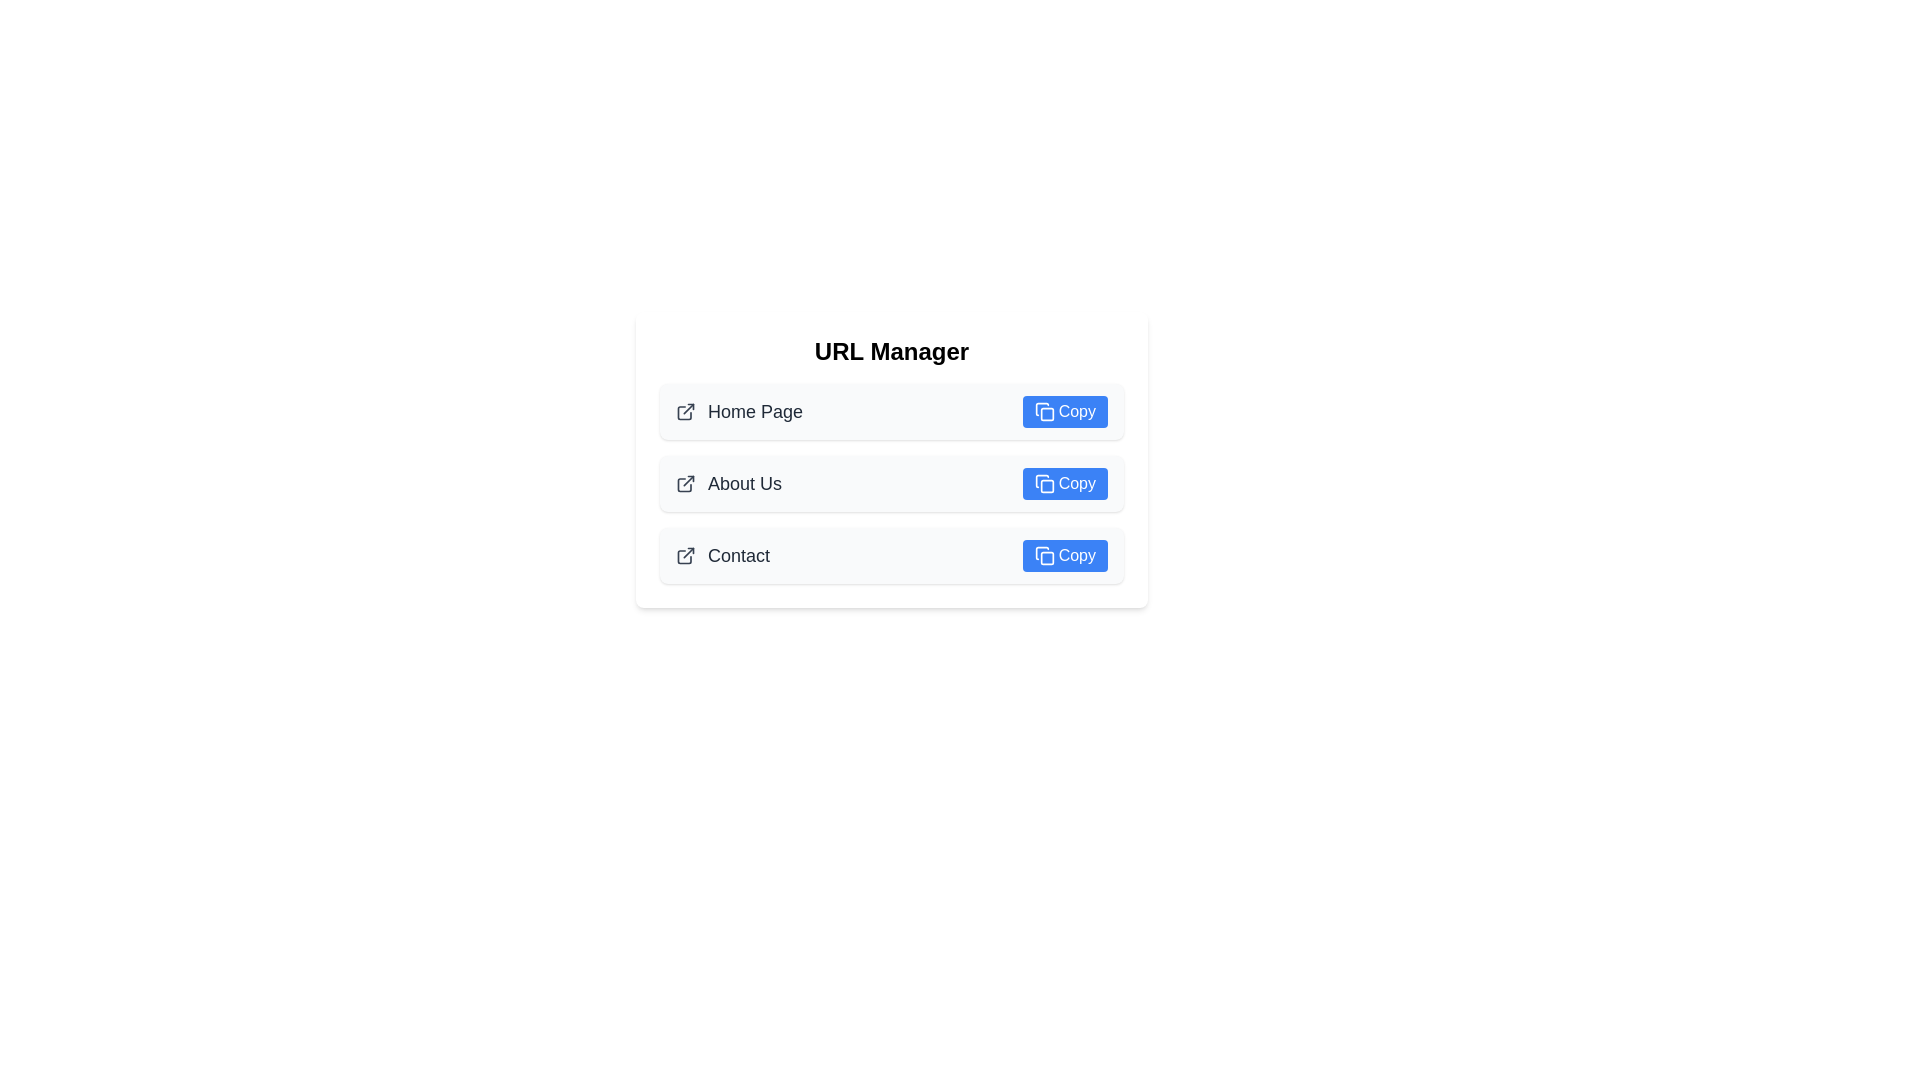 The width and height of the screenshot is (1920, 1080). What do you see at coordinates (1075, 483) in the screenshot?
I see `the text label within the 'Copy' button for the 'About Us' entry` at bounding box center [1075, 483].